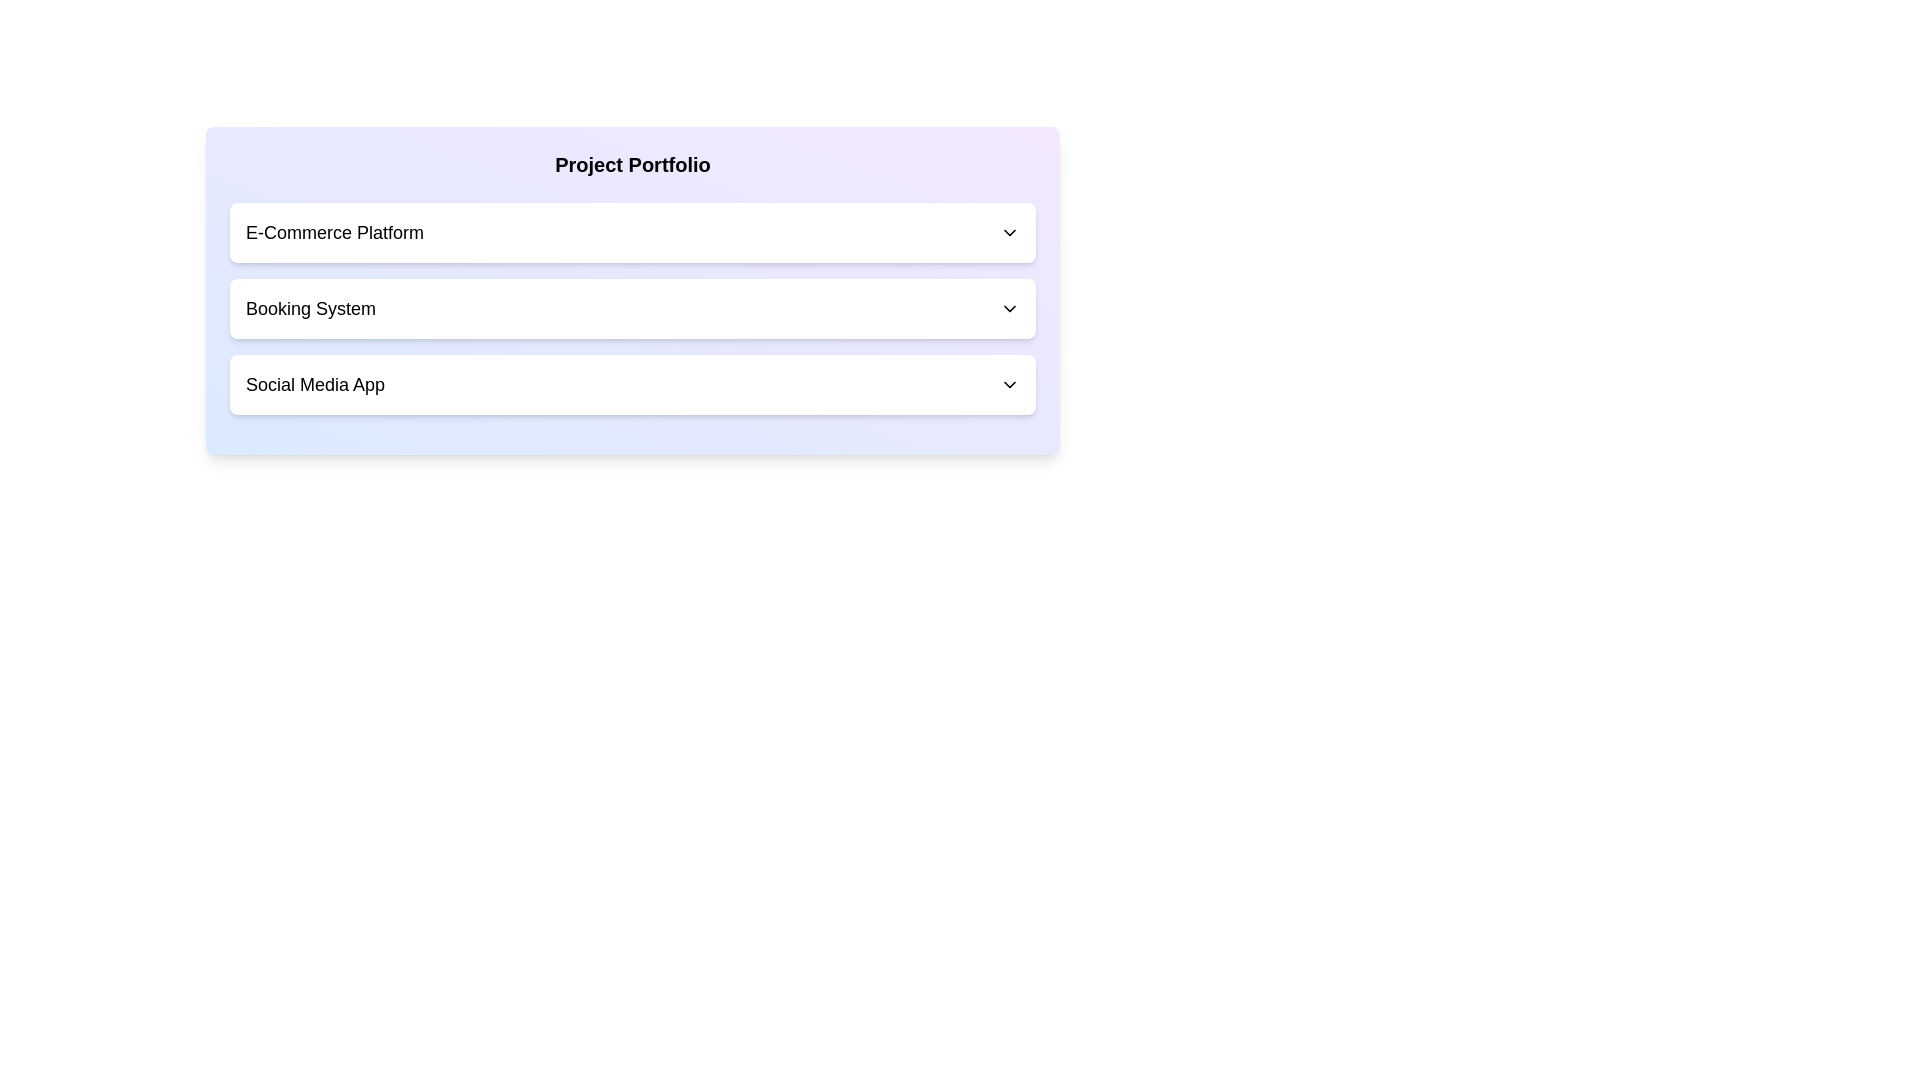 The width and height of the screenshot is (1920, 1080). Describe the element at coordinates (1009, 385) in the screenshot. I see `the Chevron icon associated with the 'Social Media App' dropdown menu, which is a small, downward-pointing arrow` at that location.